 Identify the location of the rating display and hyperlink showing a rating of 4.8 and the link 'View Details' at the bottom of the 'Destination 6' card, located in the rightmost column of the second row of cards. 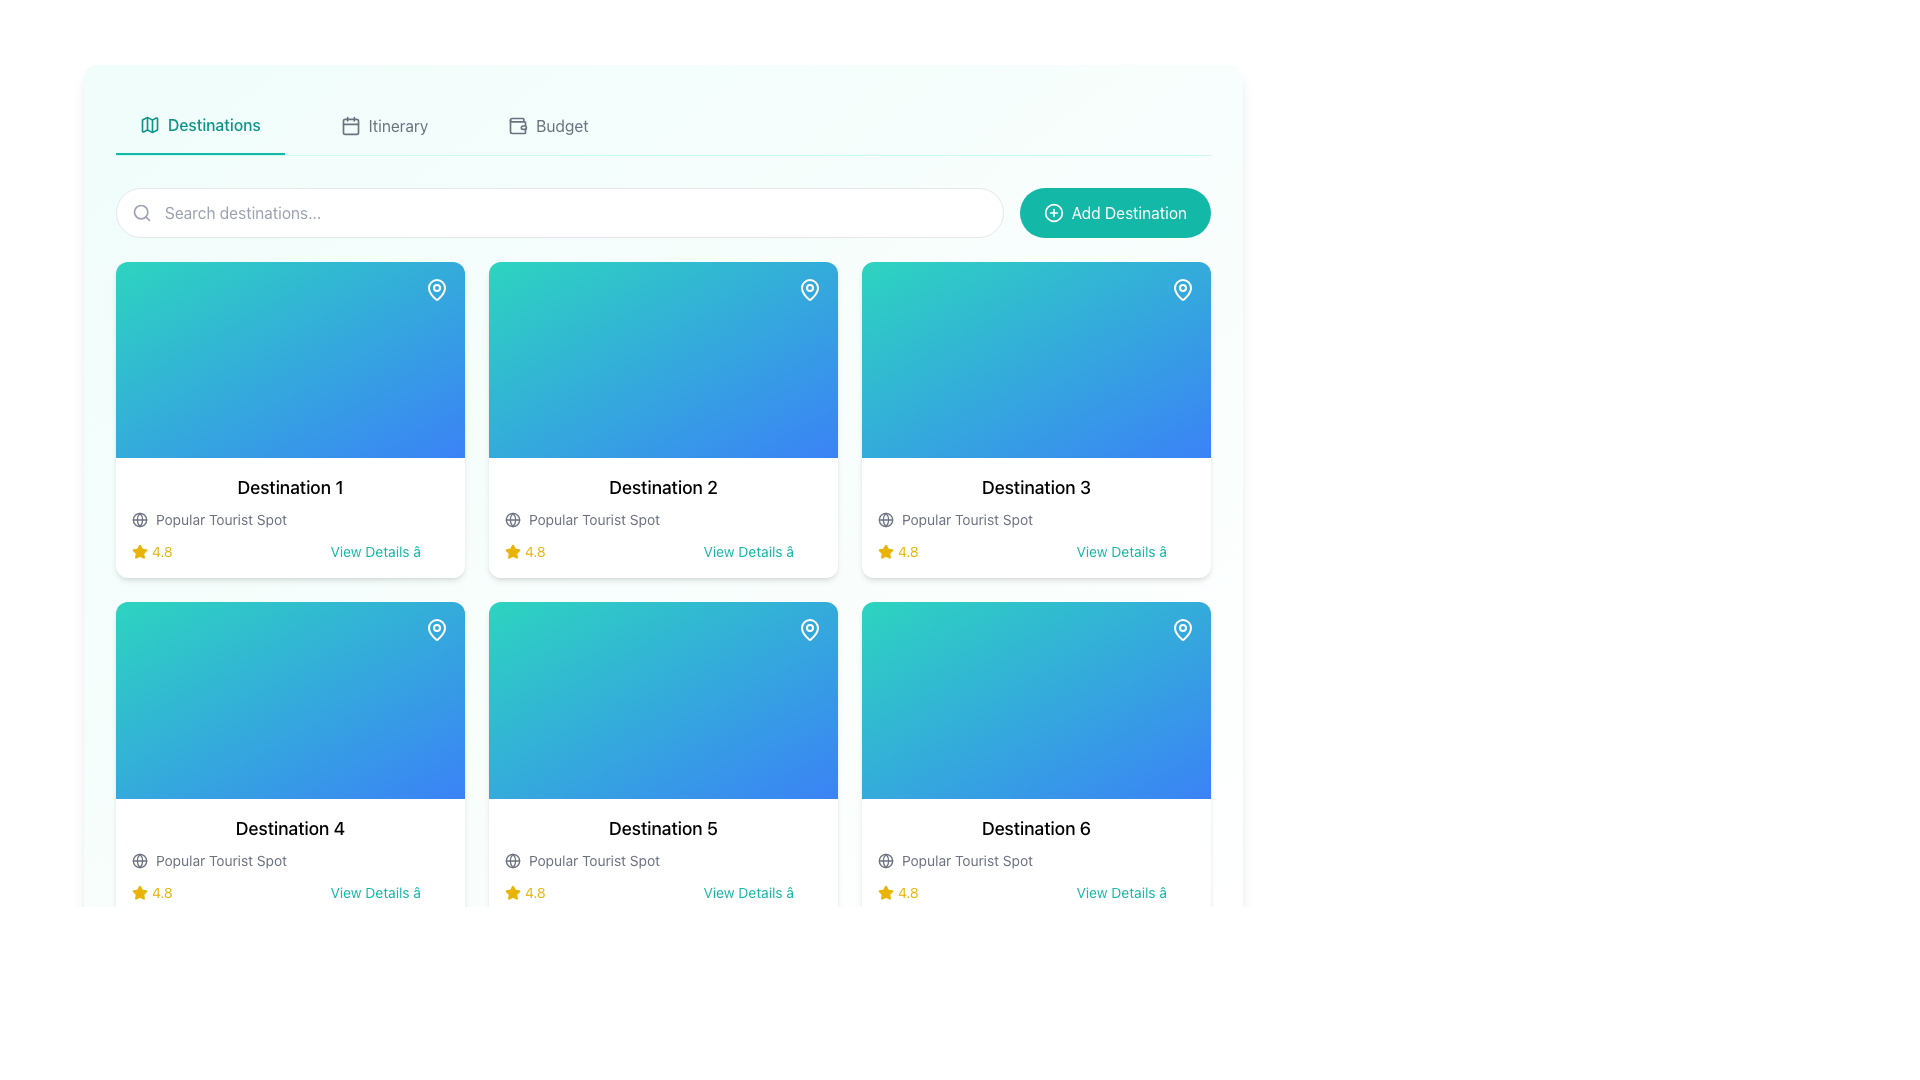
(1036, 891).